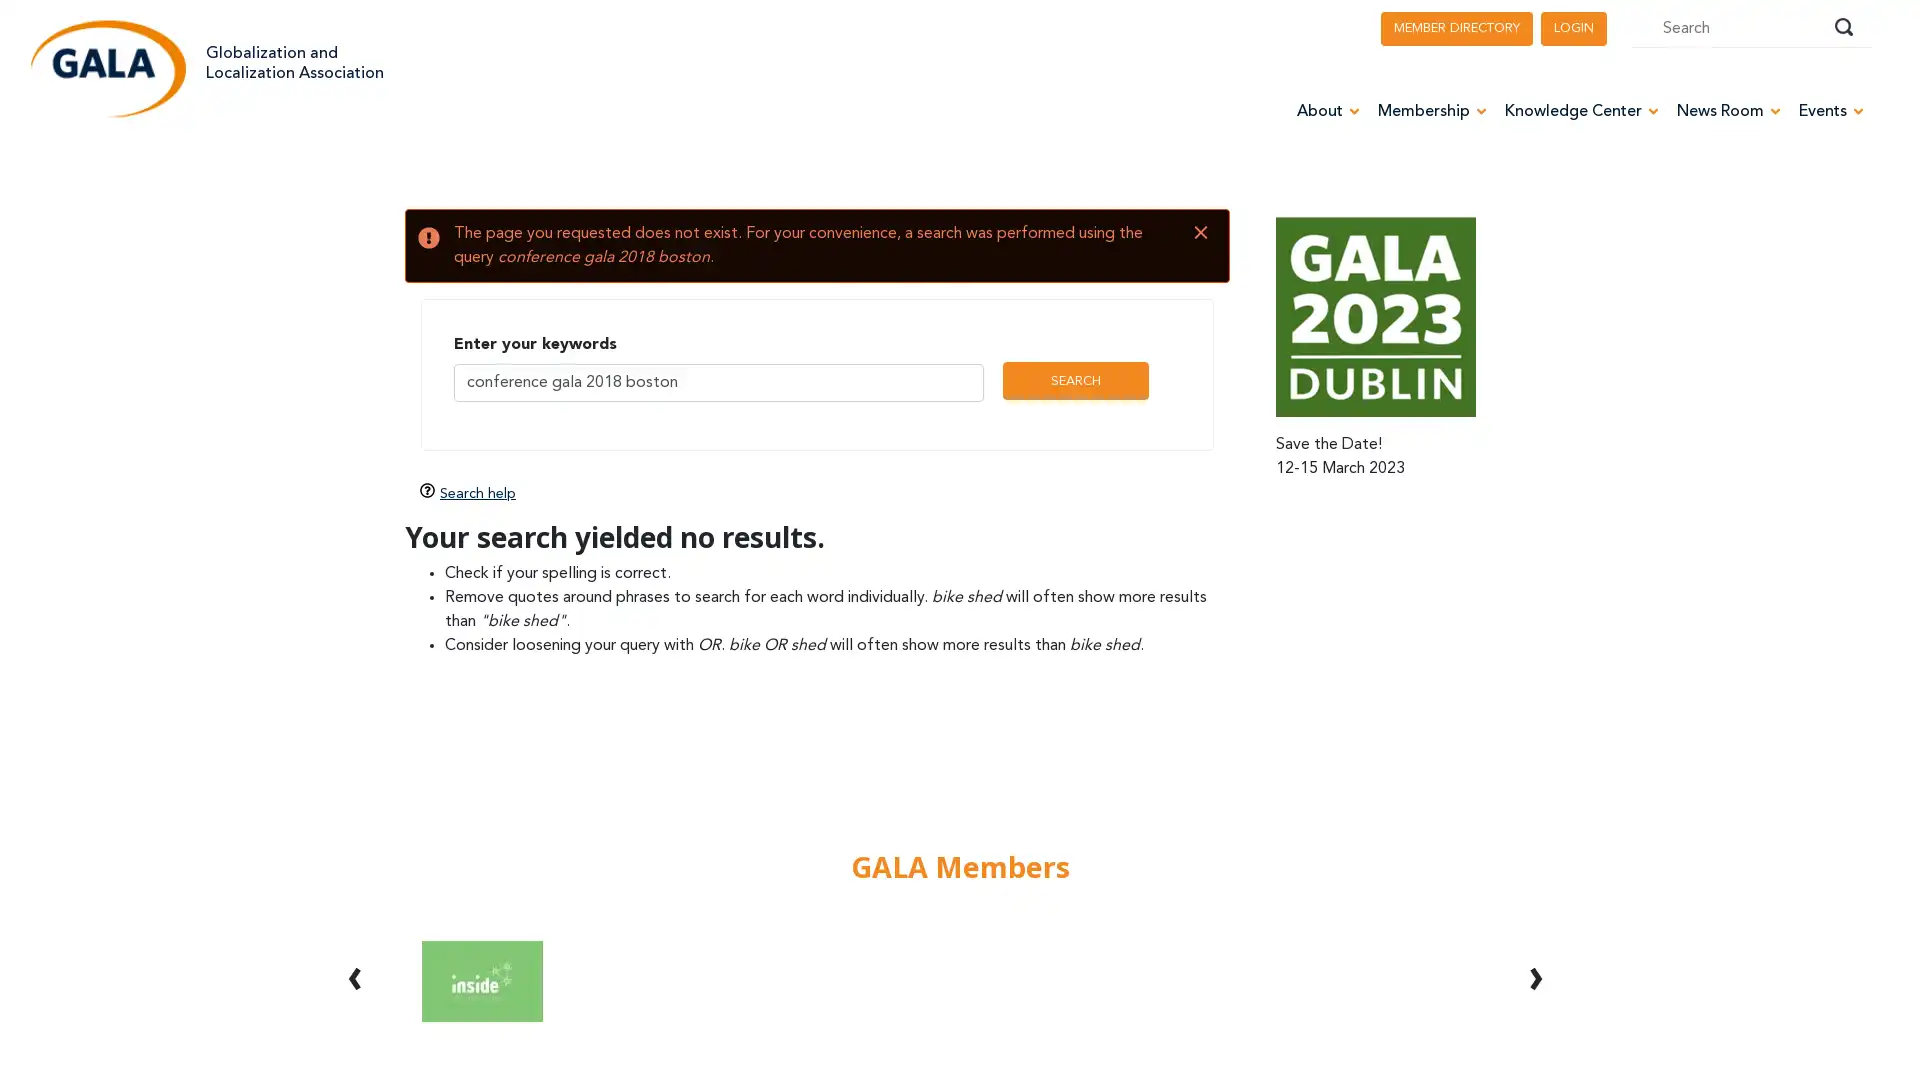 Image resolution: width=1920 pixels, height=1080 pixels. Describe the element at coordinates (1573, 28) in the screenshot. I see `LOGIN` at that location.